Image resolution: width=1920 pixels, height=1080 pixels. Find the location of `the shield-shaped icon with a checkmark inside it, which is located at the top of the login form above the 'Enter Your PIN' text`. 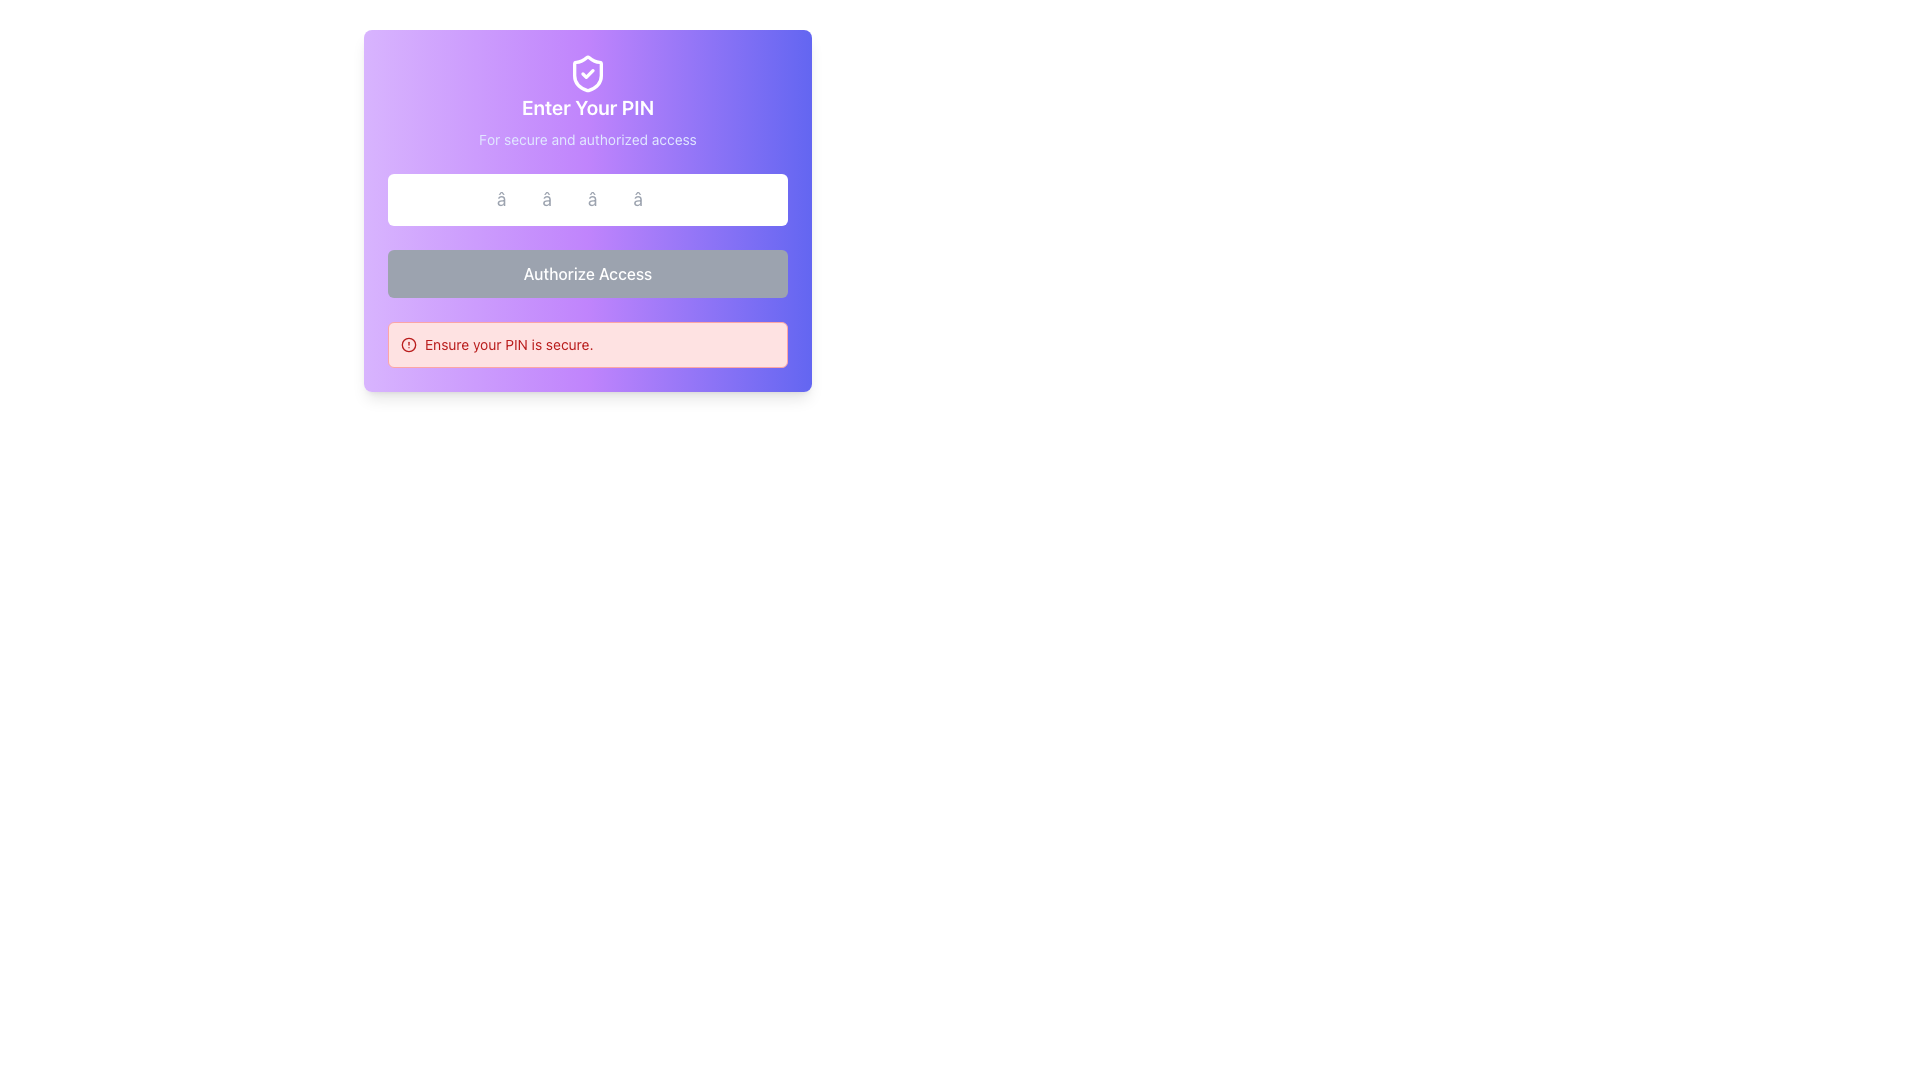

the shield-shaped icon with a checkmark inside it, which is located at the top of the login form above the 'Enter Your PIN' text is located at coordinates (587, 72).